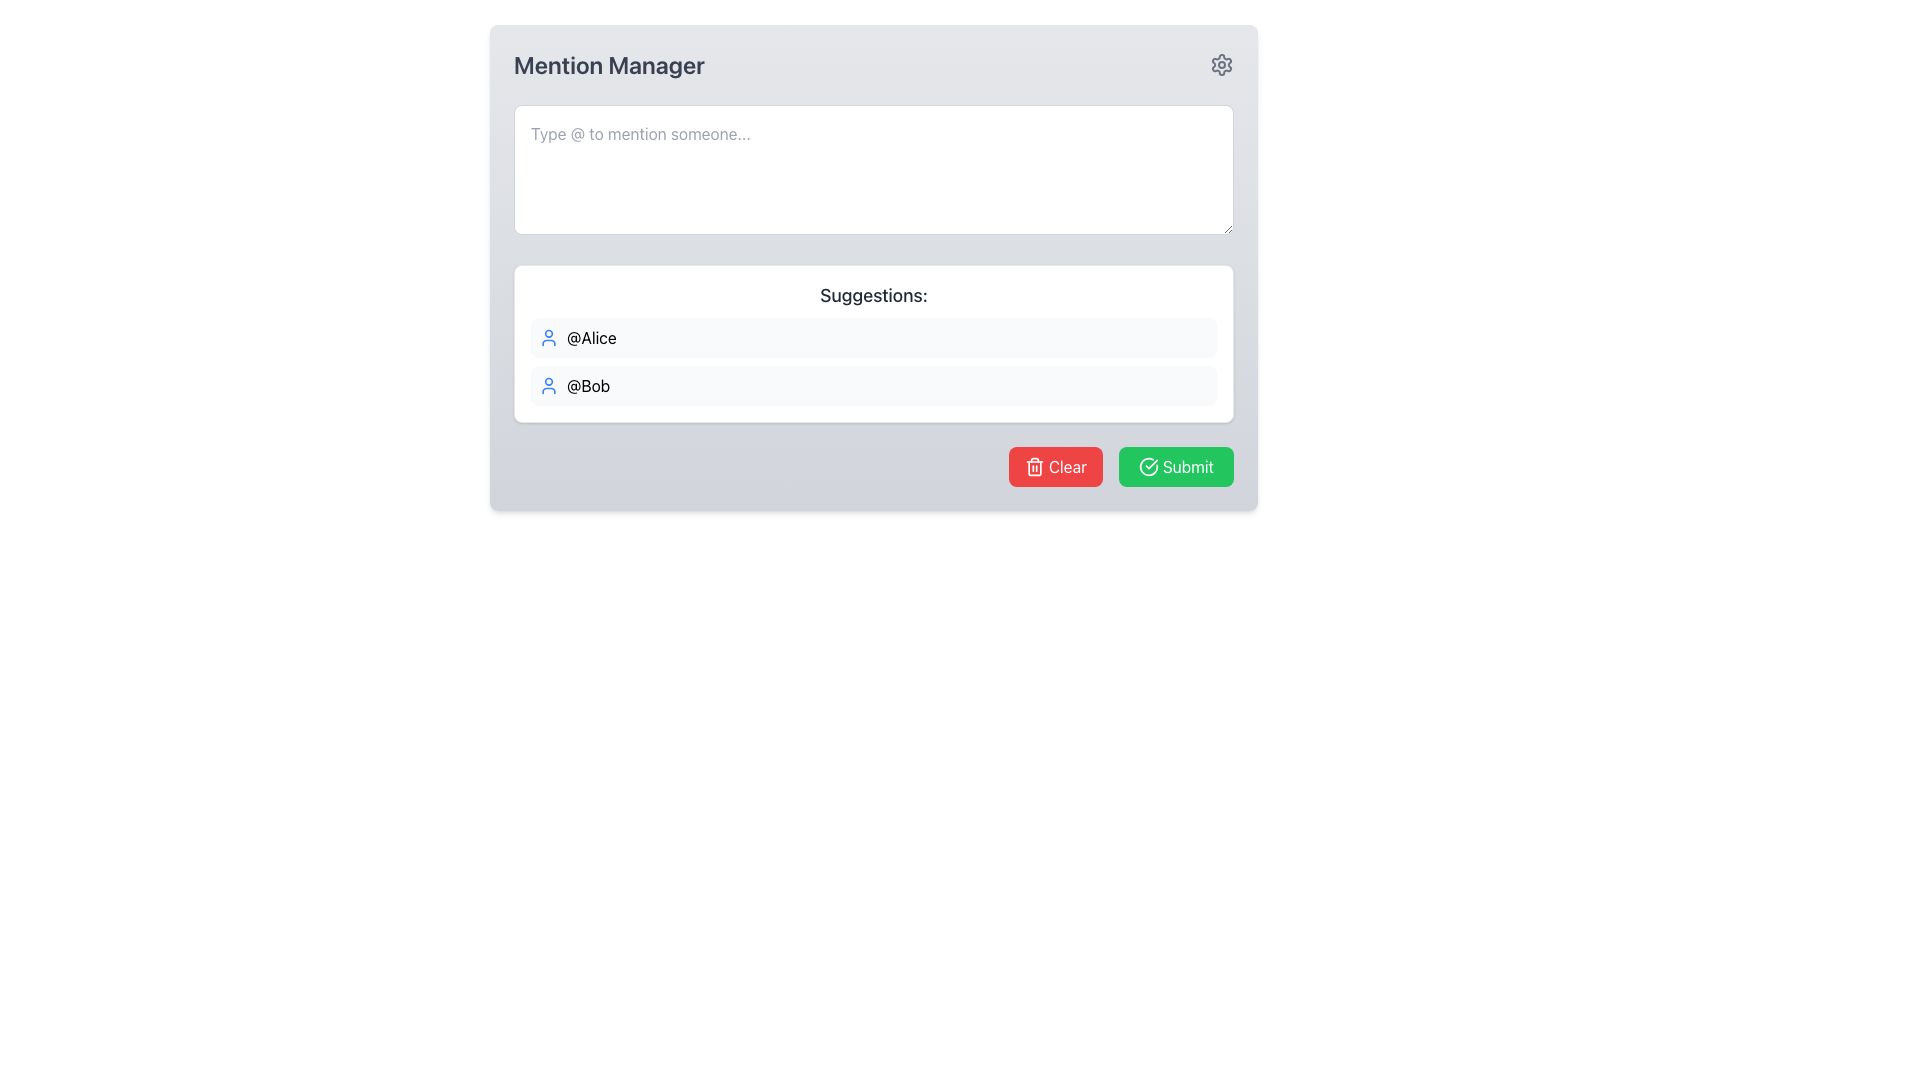 This screenshot has height=1080, width=1920. What do you see at coordinates (587, 385) in the screenshot?
I see `the text label '@Bob'` at bounding box center [587, 385].